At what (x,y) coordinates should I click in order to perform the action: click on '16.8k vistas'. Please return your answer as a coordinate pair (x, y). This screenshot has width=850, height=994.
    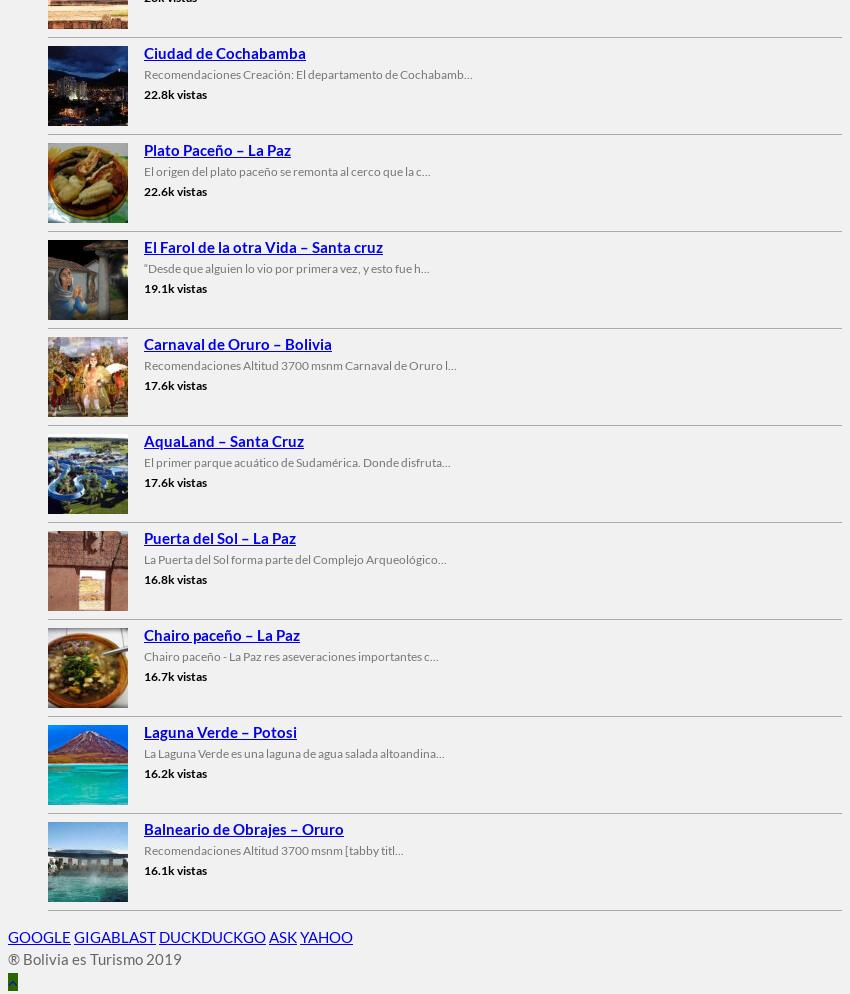
    Looking at the image, I should click on (174, 578).